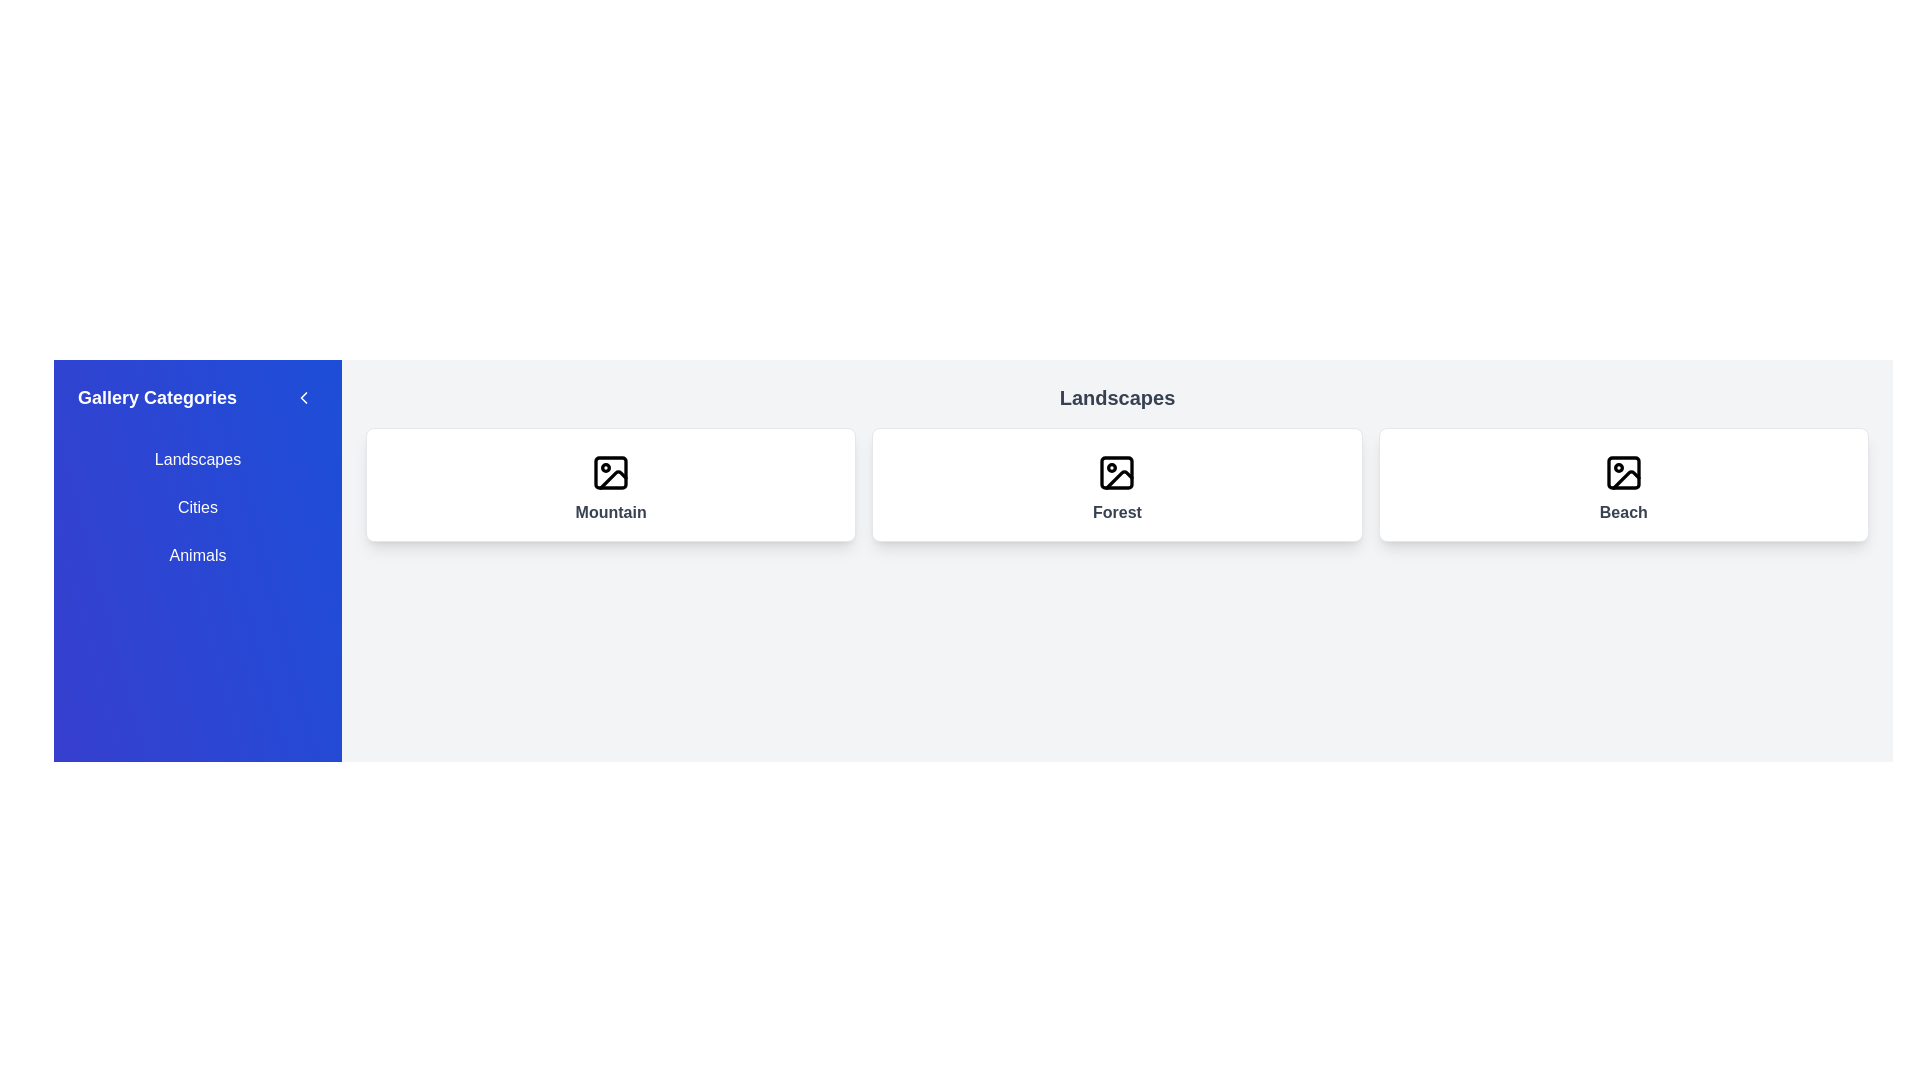  What do you see at coordinates (197, 459) in the screenshot?
I see `the first menu option 'Landscapes' in the blue-themed side navigation panel` at bounding box center [197, 459].